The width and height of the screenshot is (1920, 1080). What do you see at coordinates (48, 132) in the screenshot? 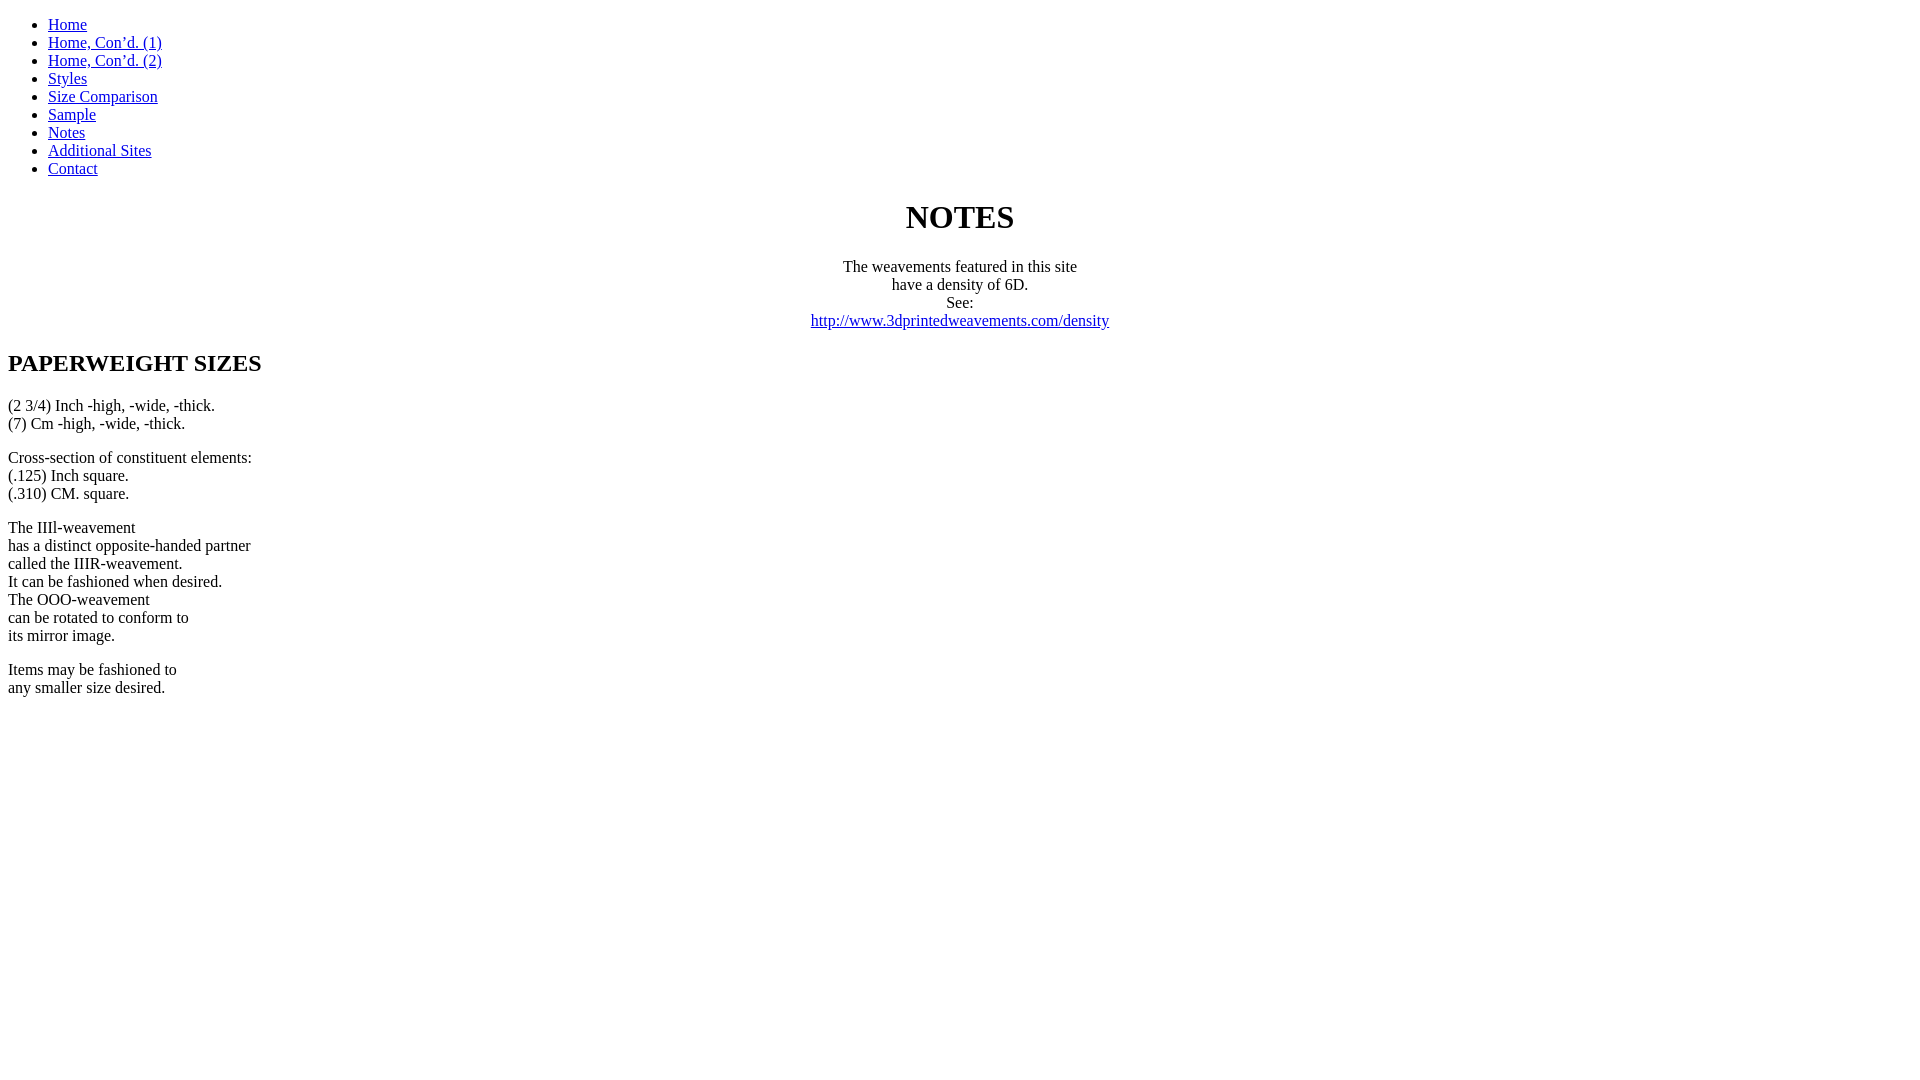
I see `'Notes'` at bounding box center [48, 132].